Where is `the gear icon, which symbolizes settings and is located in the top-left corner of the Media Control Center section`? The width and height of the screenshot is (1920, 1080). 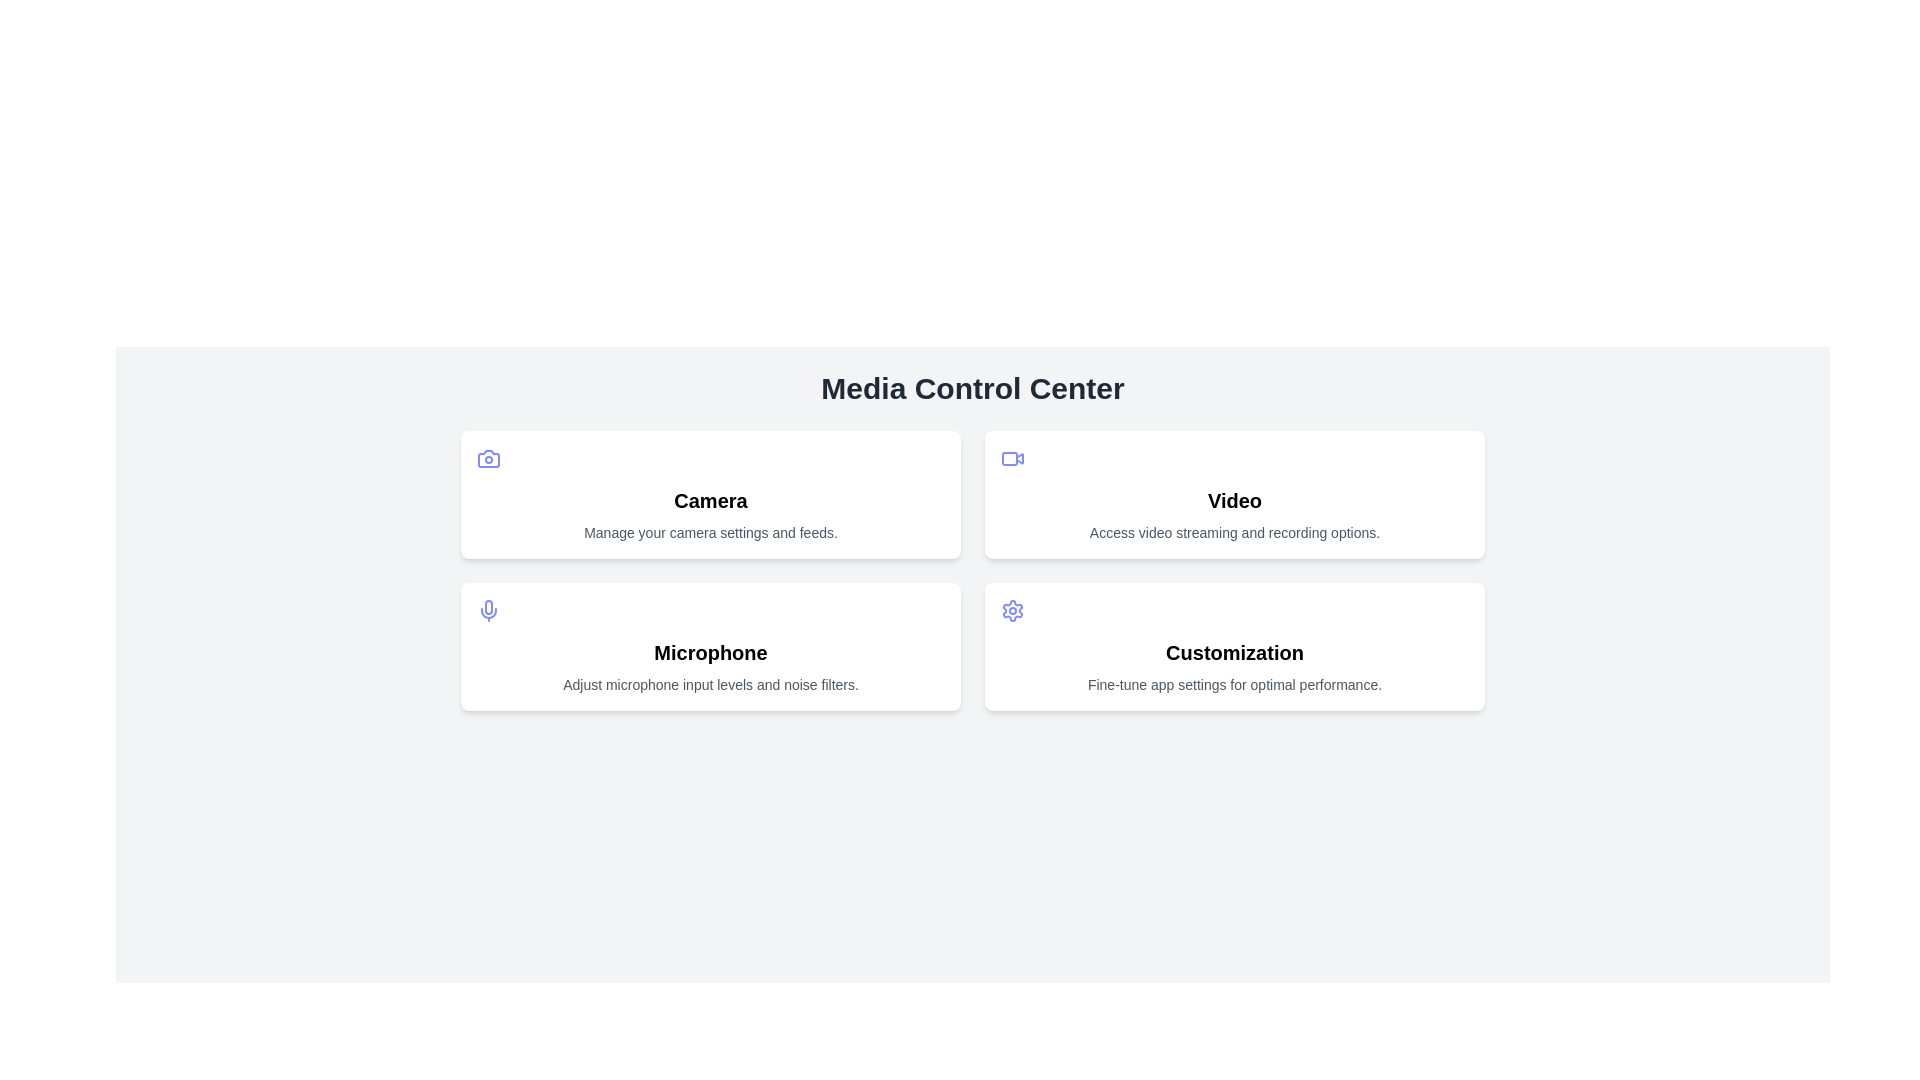
the gear icon, which symbolizes settings and is located in the top-left corner of the Media Control Center section is located at coordinates (1012, 609).